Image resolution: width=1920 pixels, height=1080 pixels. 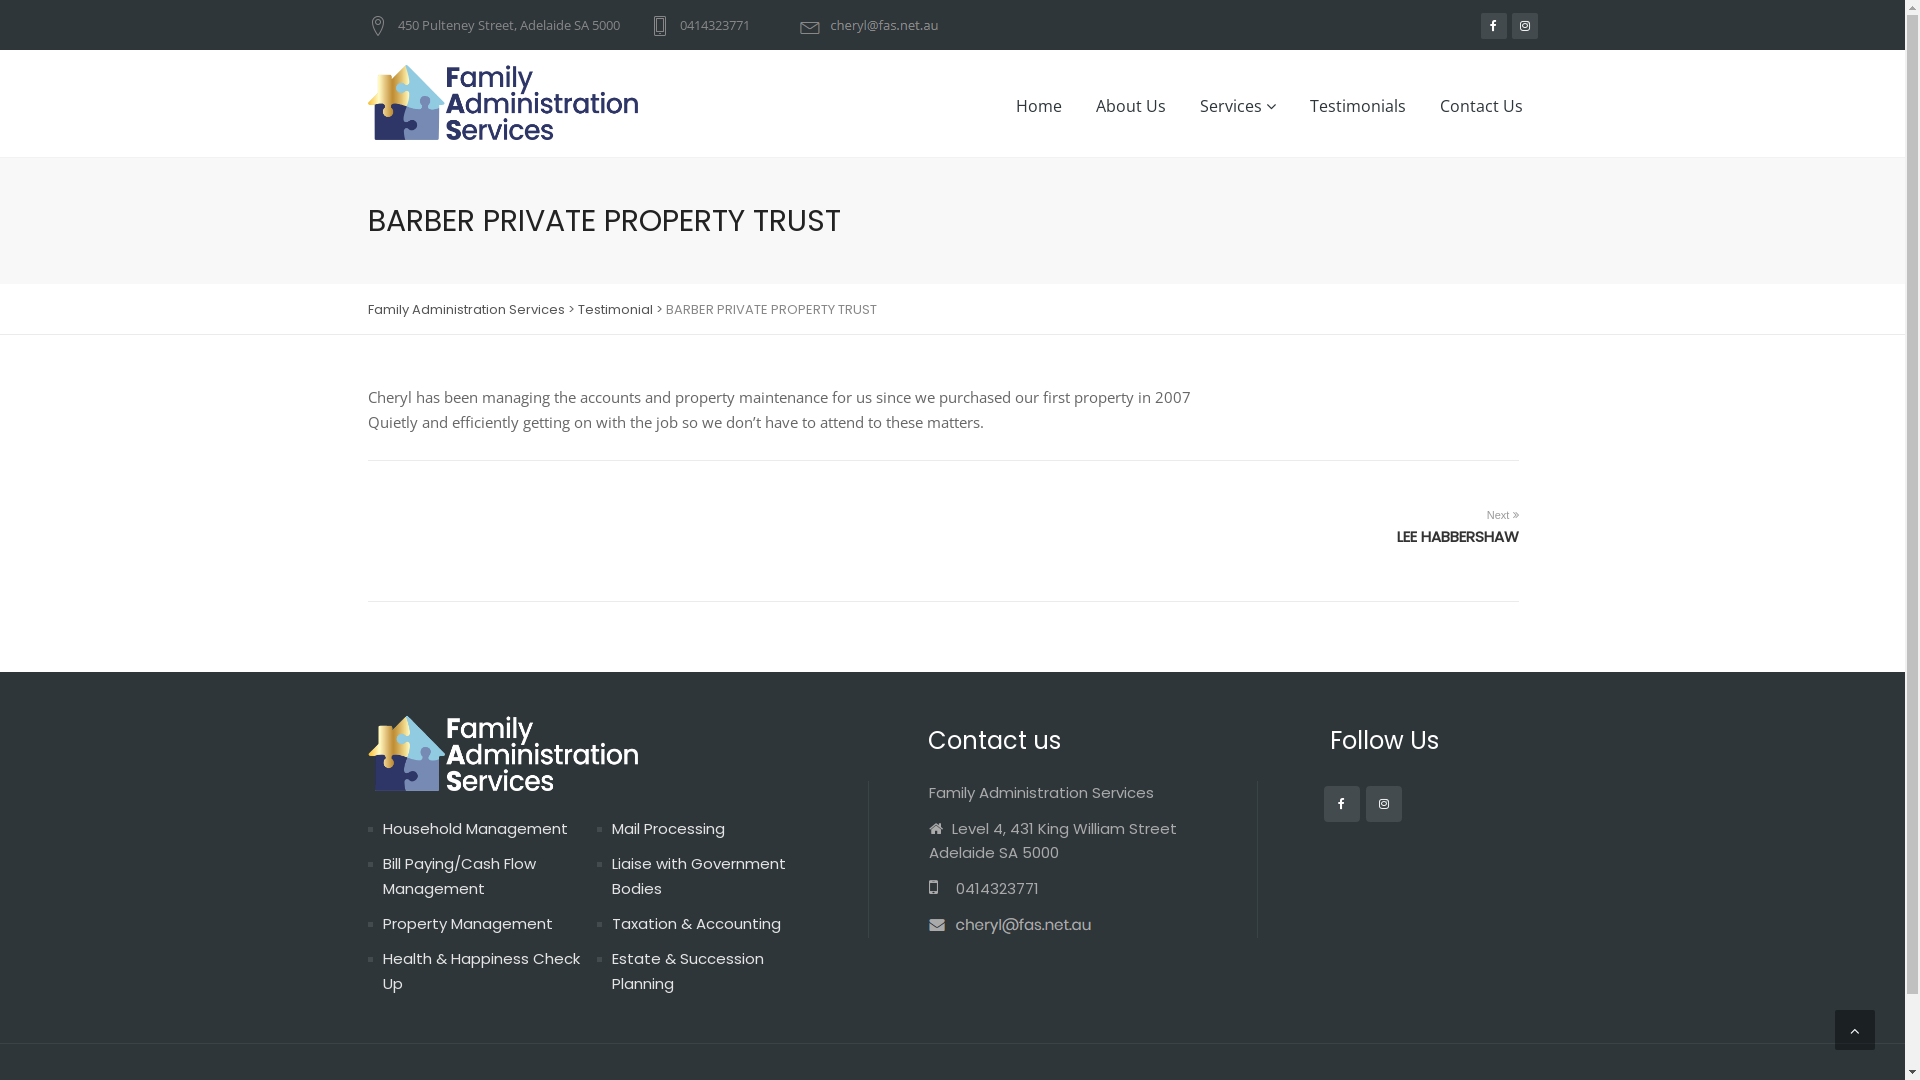 I want to click on 'Property Management', so click(x=465, y=923).